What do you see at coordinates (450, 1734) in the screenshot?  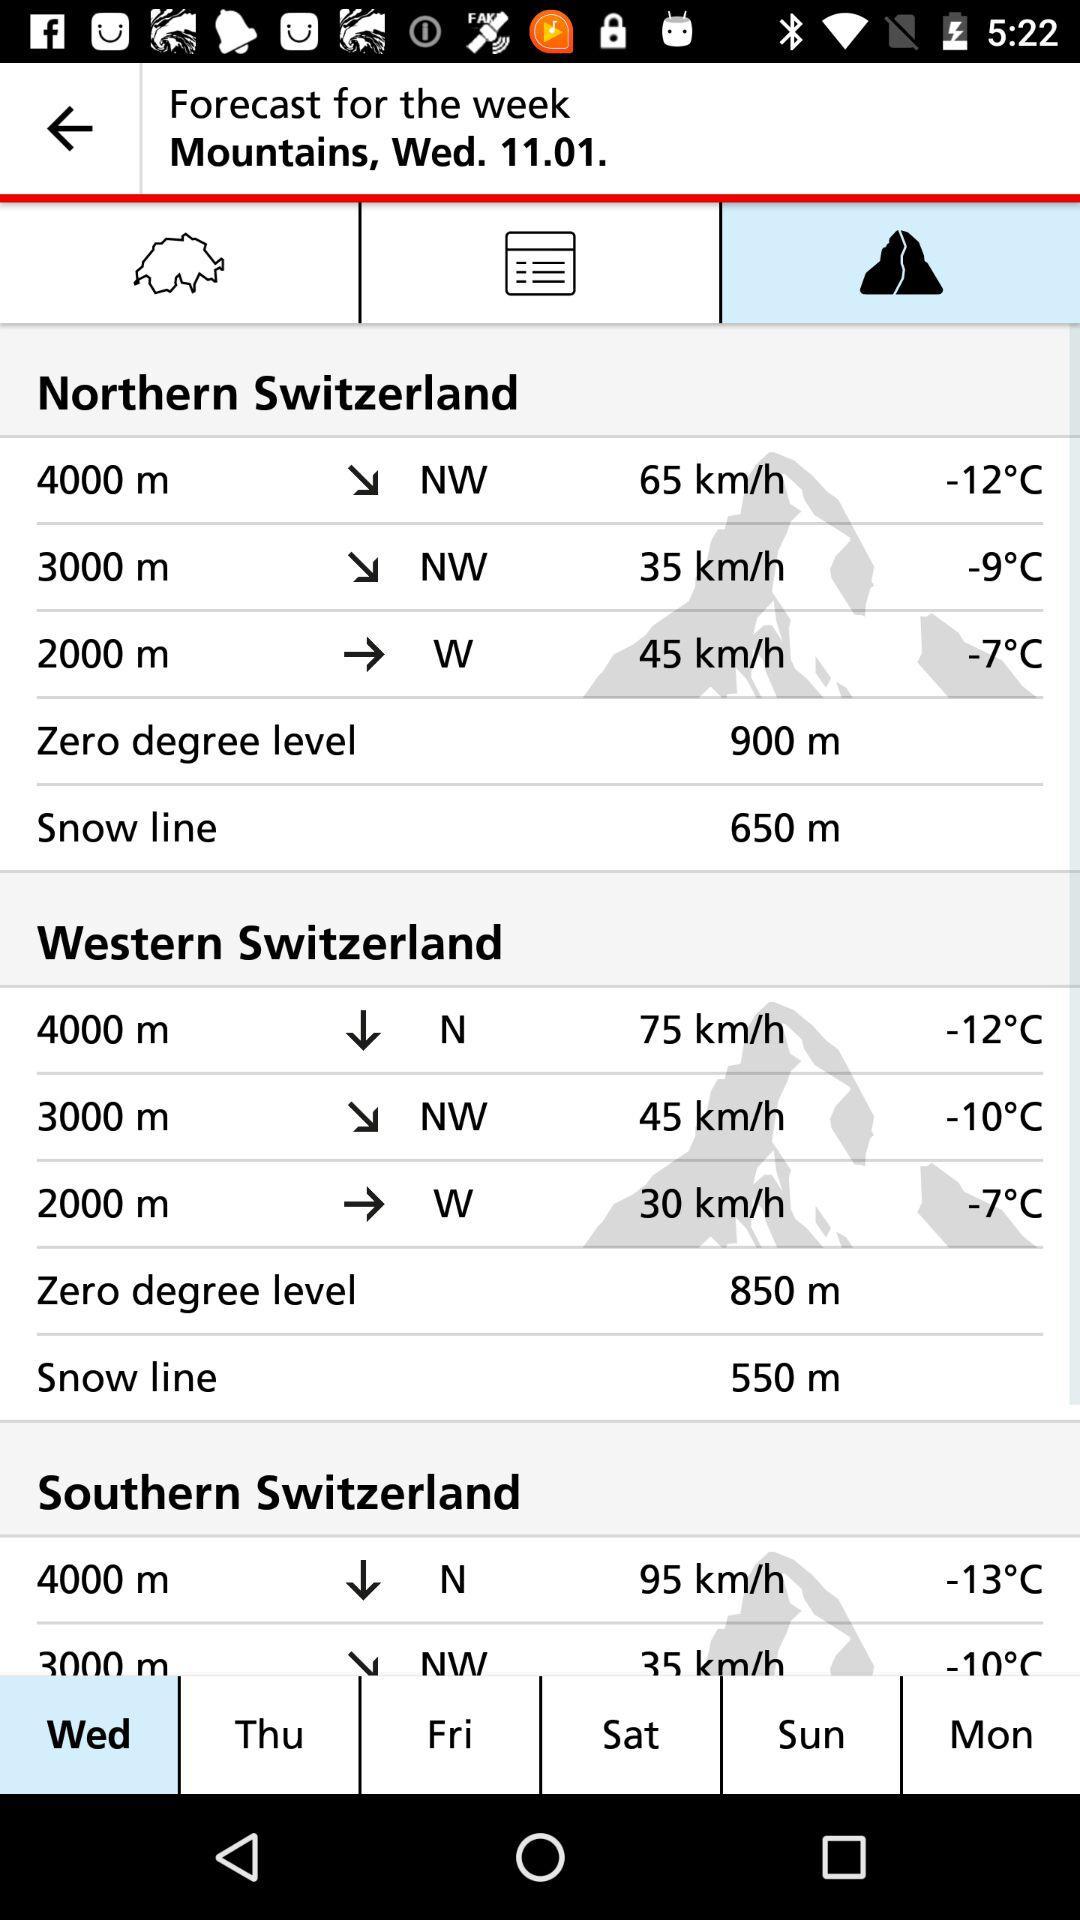 I see `the fri` at bounding box center [450, 1734].